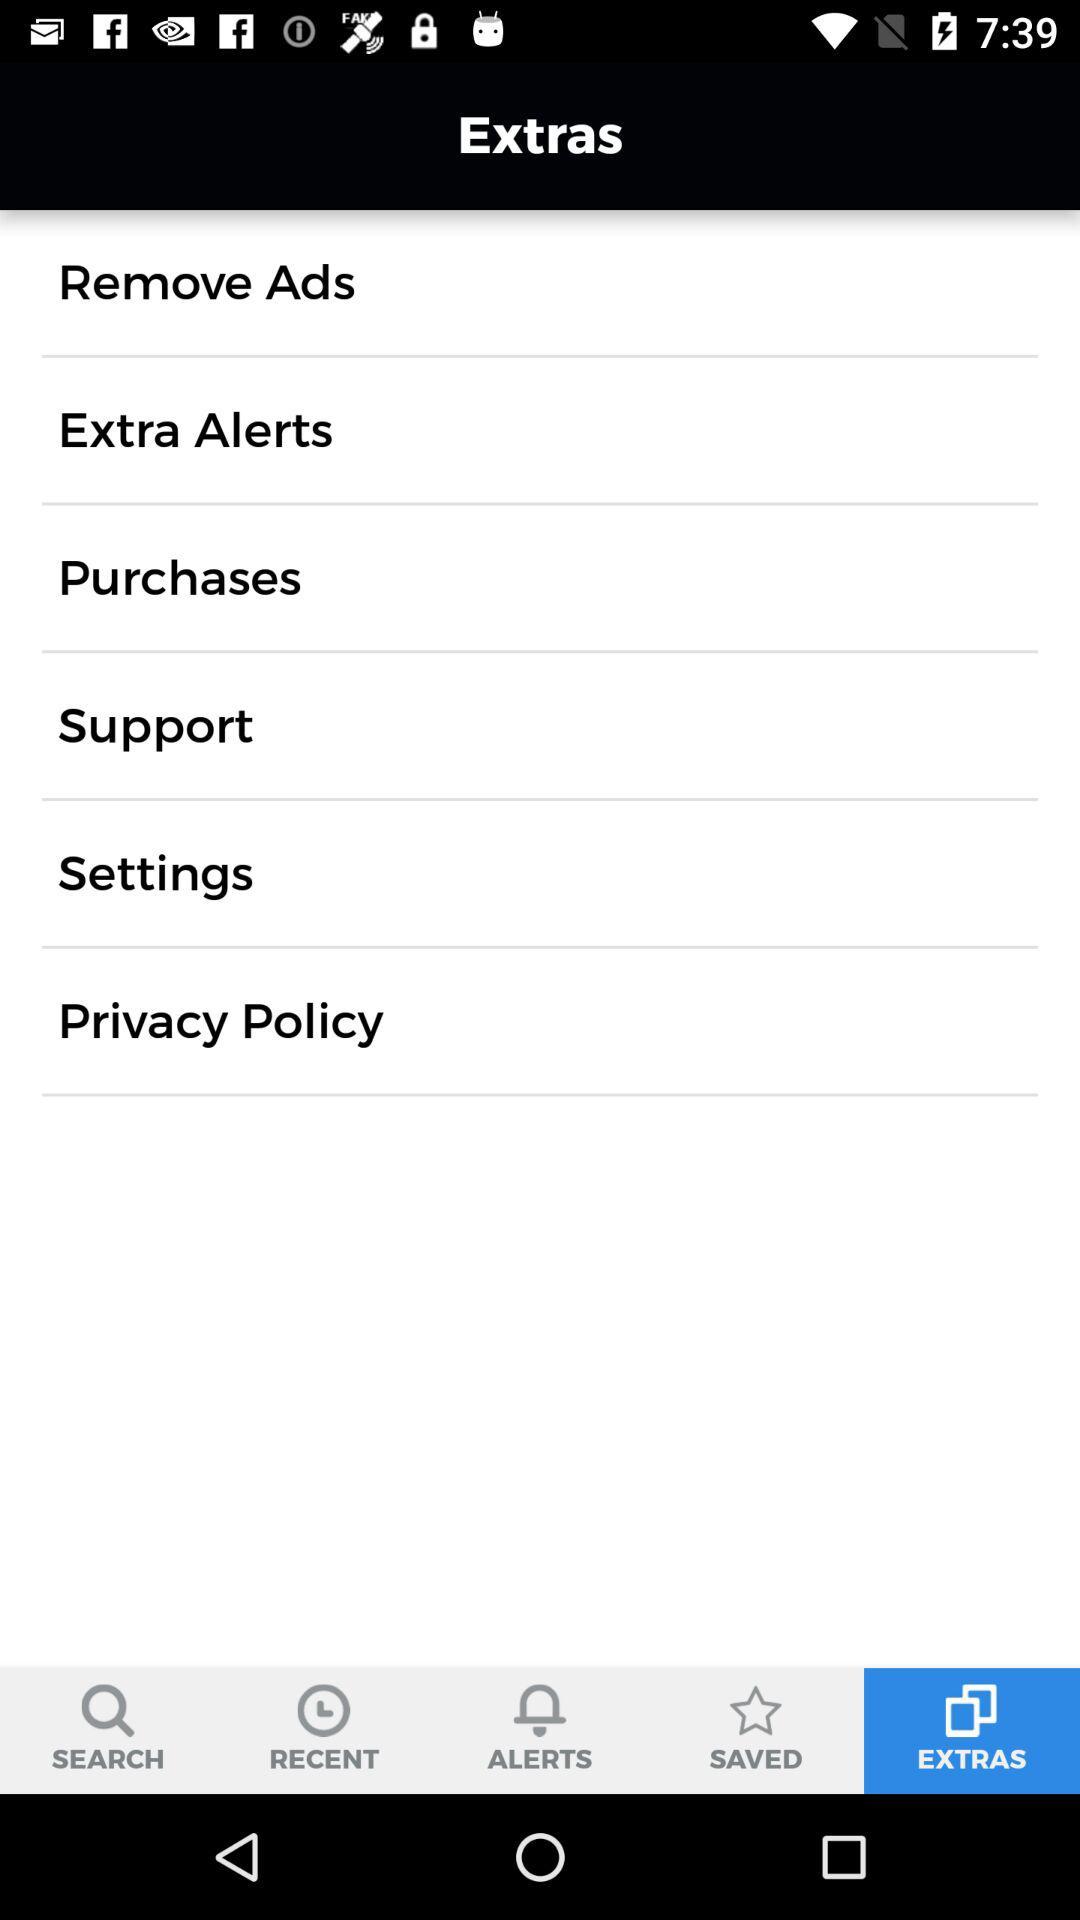 The width and height of the screenshot is (1080, 1920). What do you see at coordinates (206, 281) in the screenshot?
I see `the remove ads` at bounding box center [206, 281].